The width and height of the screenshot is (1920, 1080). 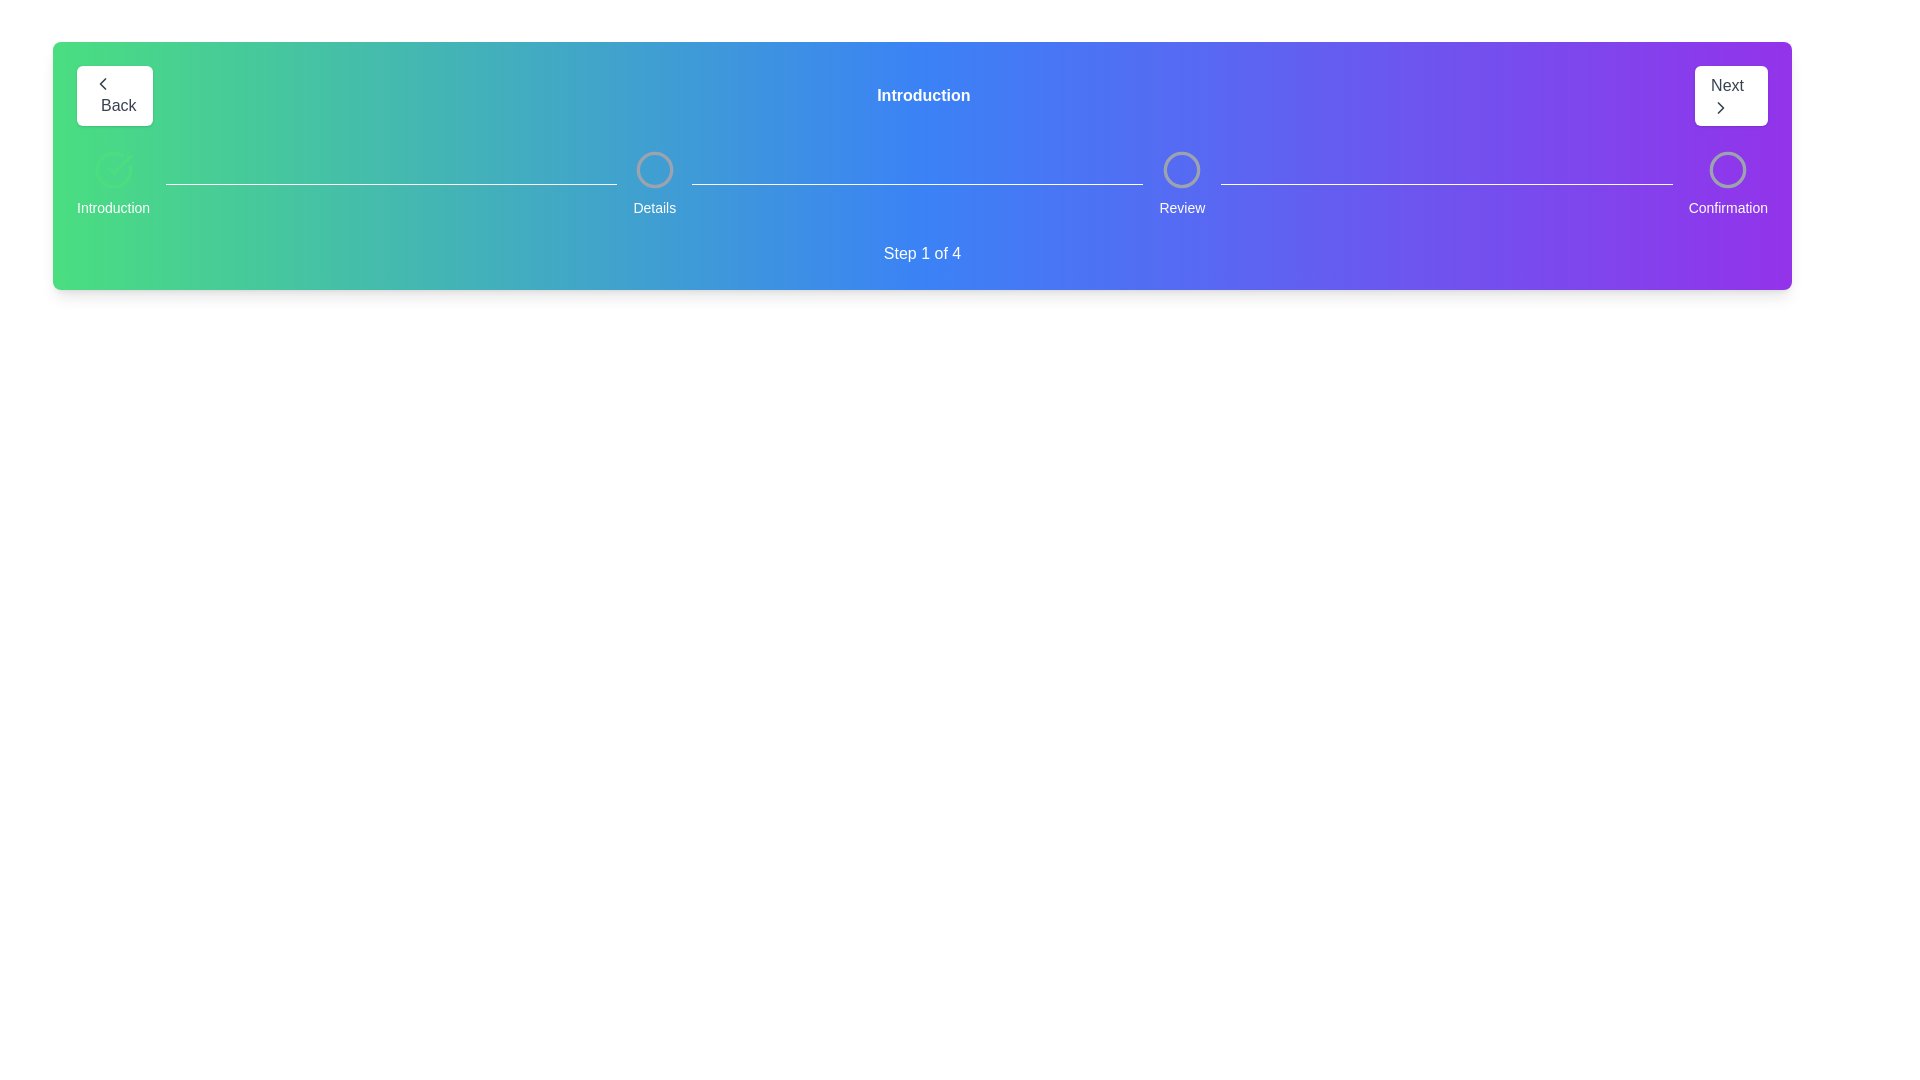 What do you see at coordinates (921, 96) in the screenshot?
I see `the central text label 'Introduction' which is bold and white, located in the header section between the 'Back' and 'Next' buttons` at bounding box center [921, 96].